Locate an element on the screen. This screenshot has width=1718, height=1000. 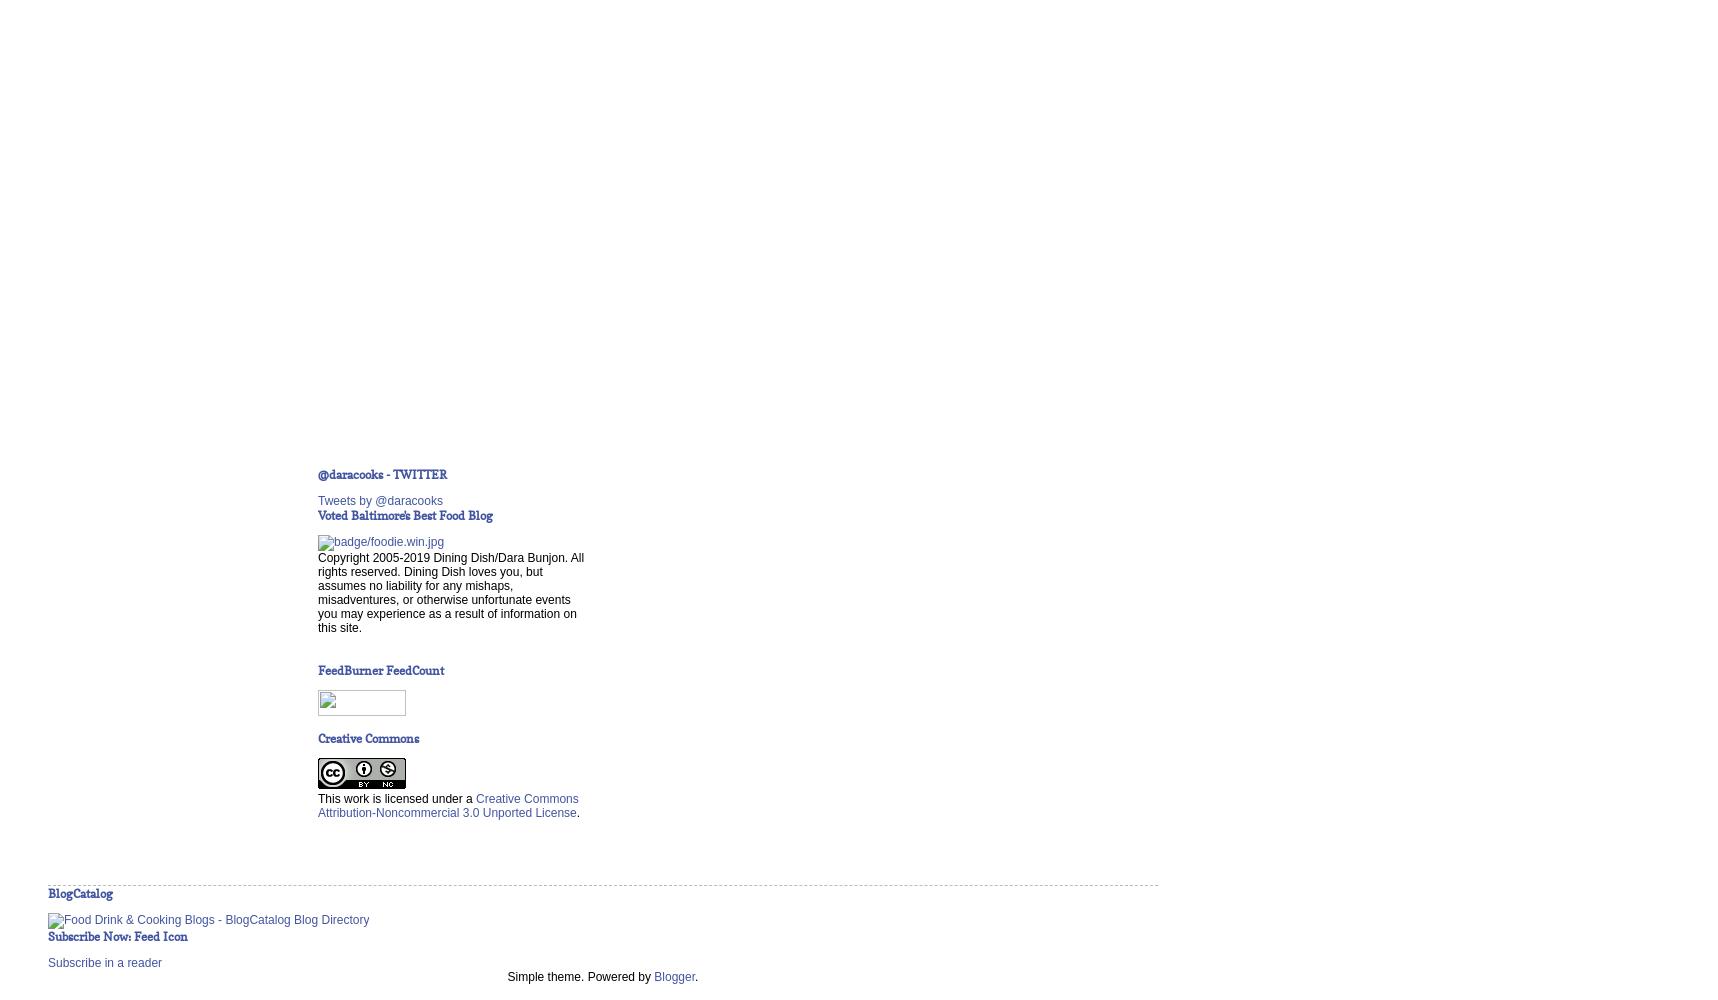
'Creative Commons Attribution-Noncommercial 3.0 Unported License' is located at coordinates (318, 806).